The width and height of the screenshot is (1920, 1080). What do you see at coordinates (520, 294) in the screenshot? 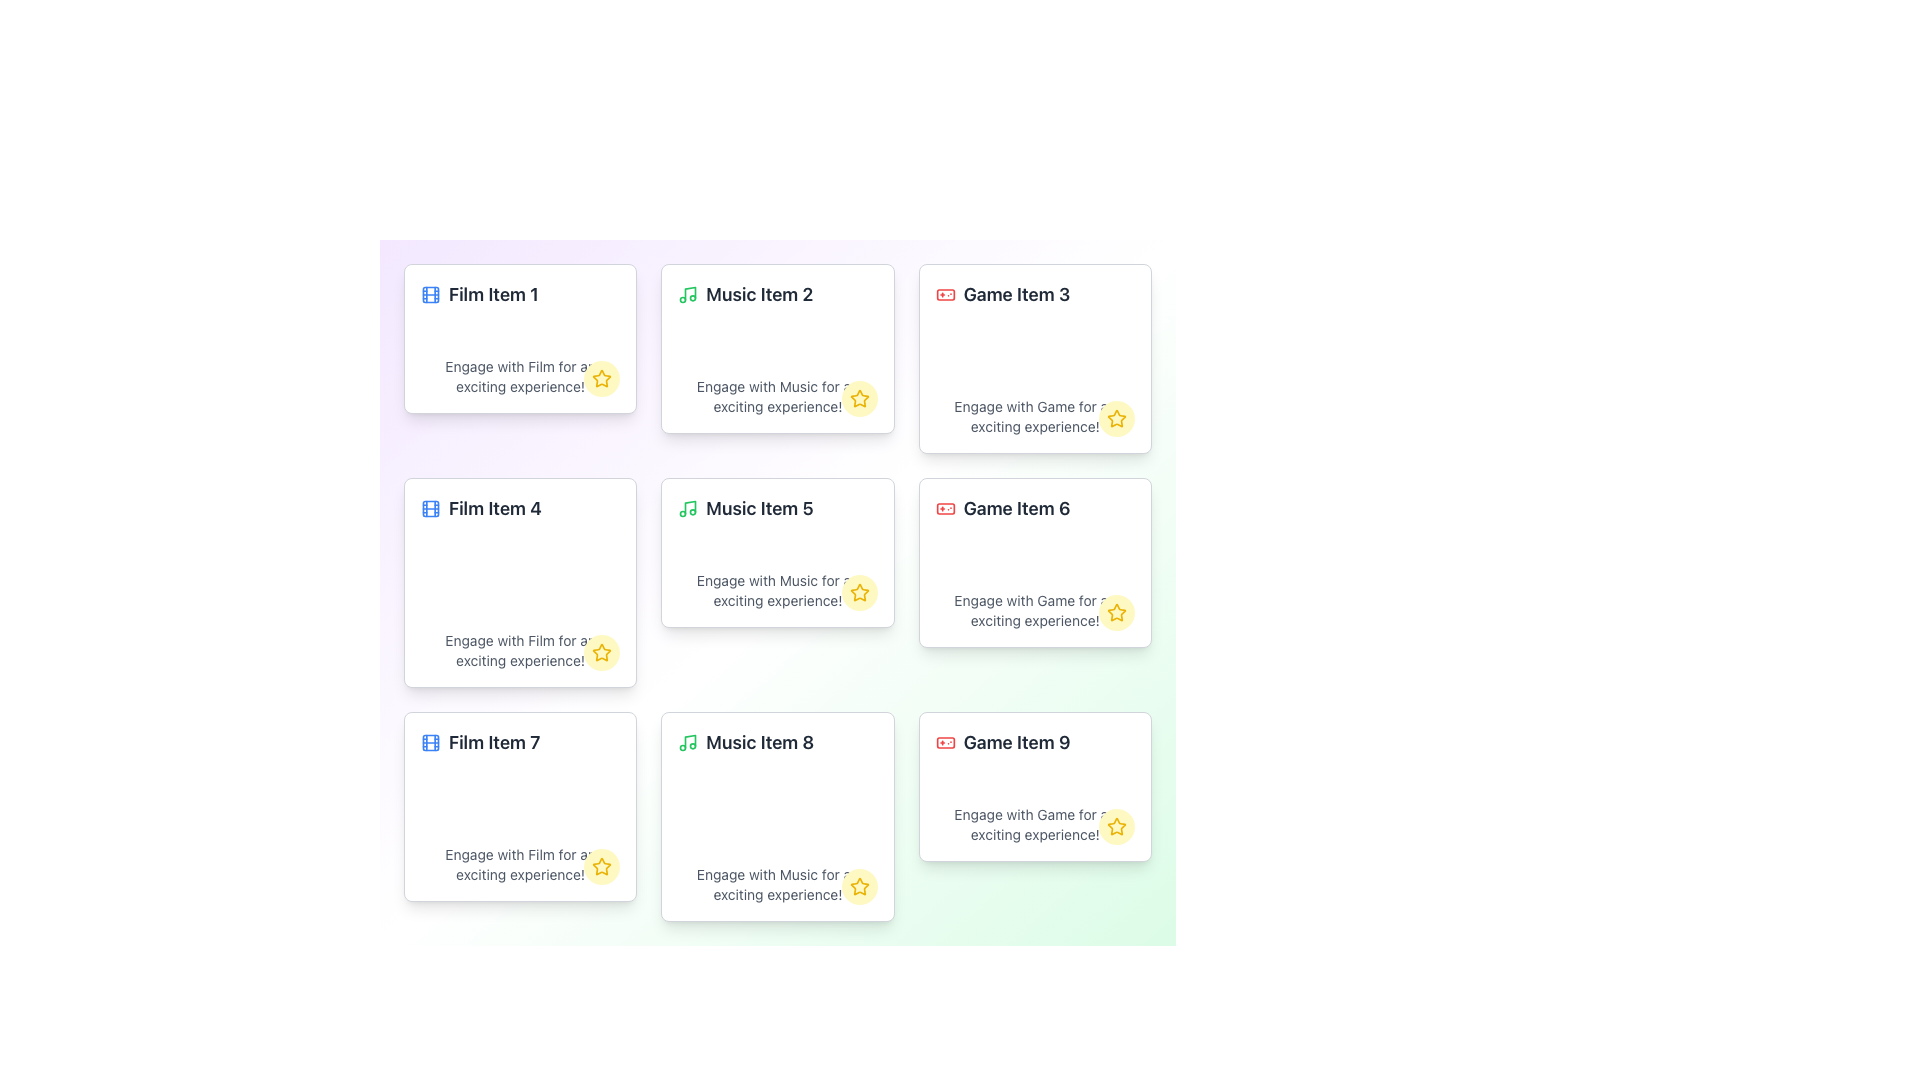
I see `the text label 'Film Item 1' with the blue movie icon, which is the first item in the grid layout located in the top-left corner of the card-like interface` at bounding box center [520, 294].